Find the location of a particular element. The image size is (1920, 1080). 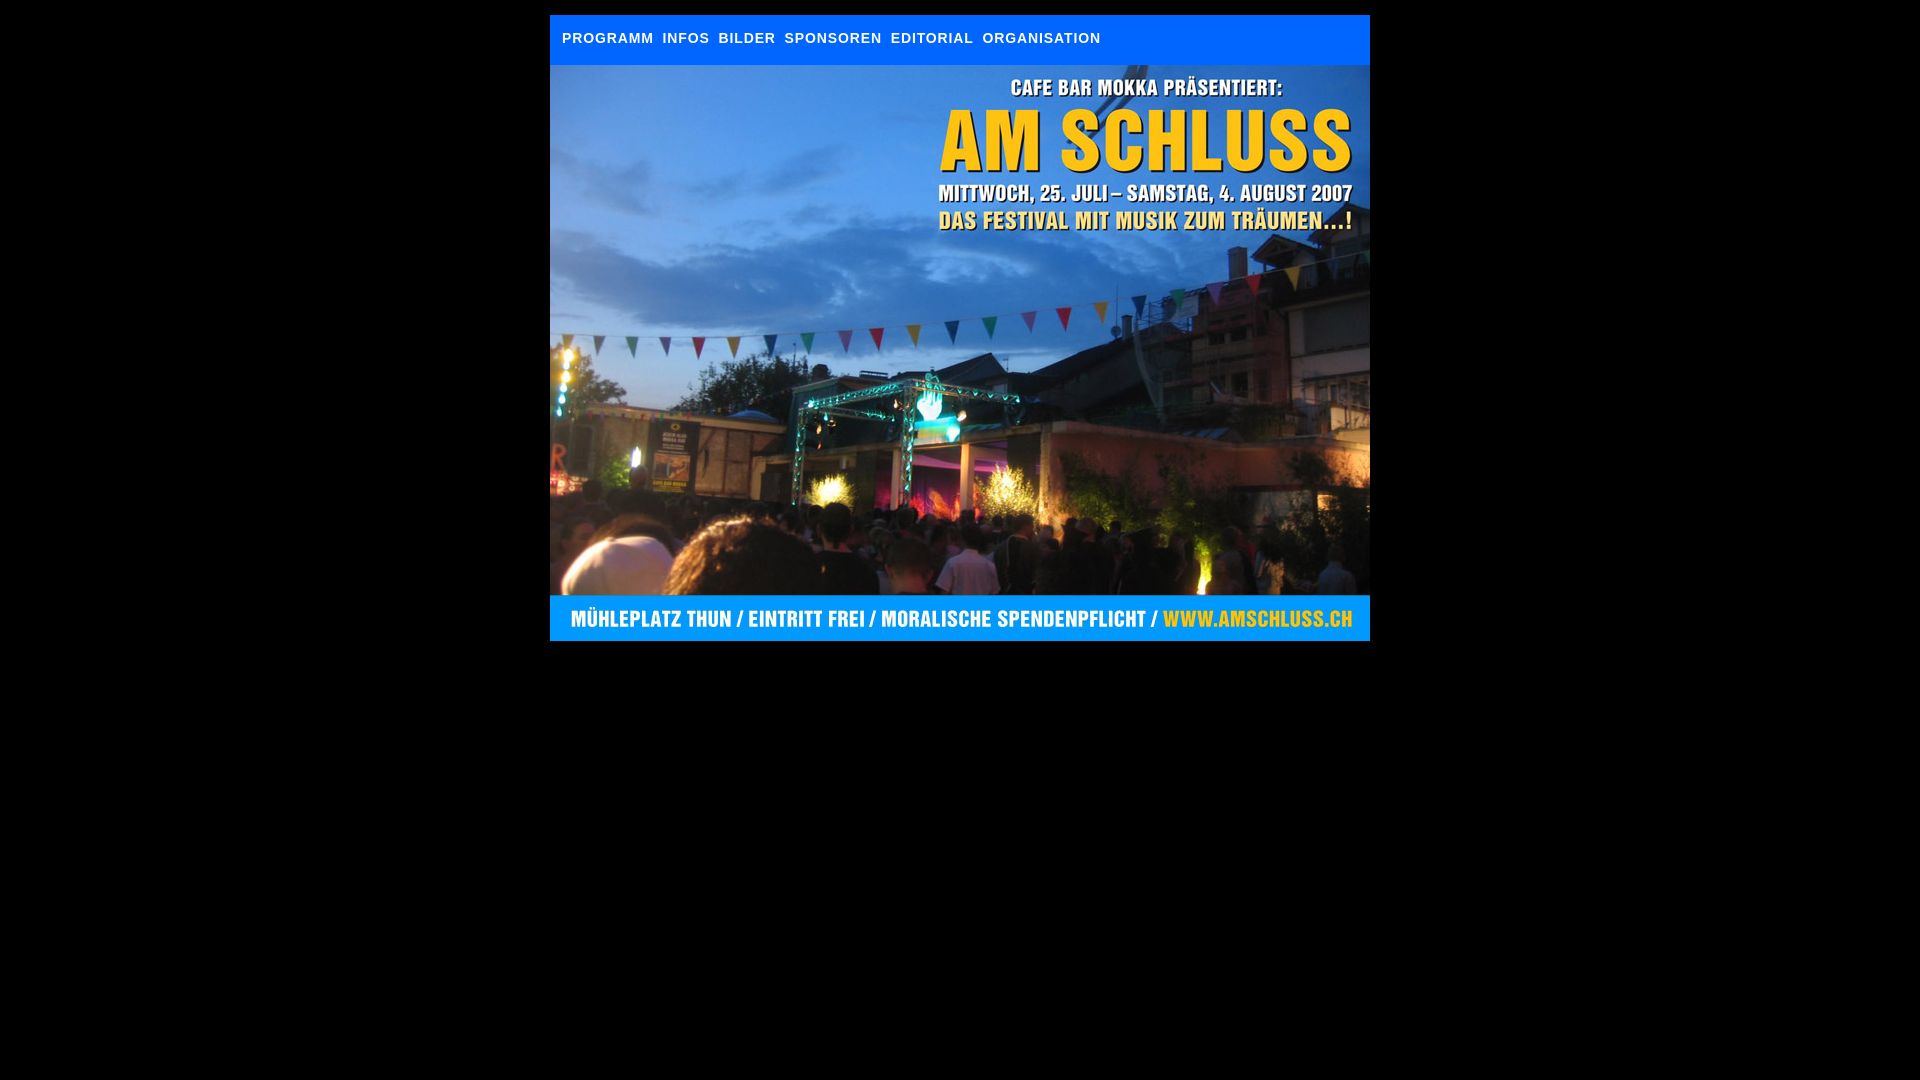

'SPONSOREN' is located at coordinates (784, 38).